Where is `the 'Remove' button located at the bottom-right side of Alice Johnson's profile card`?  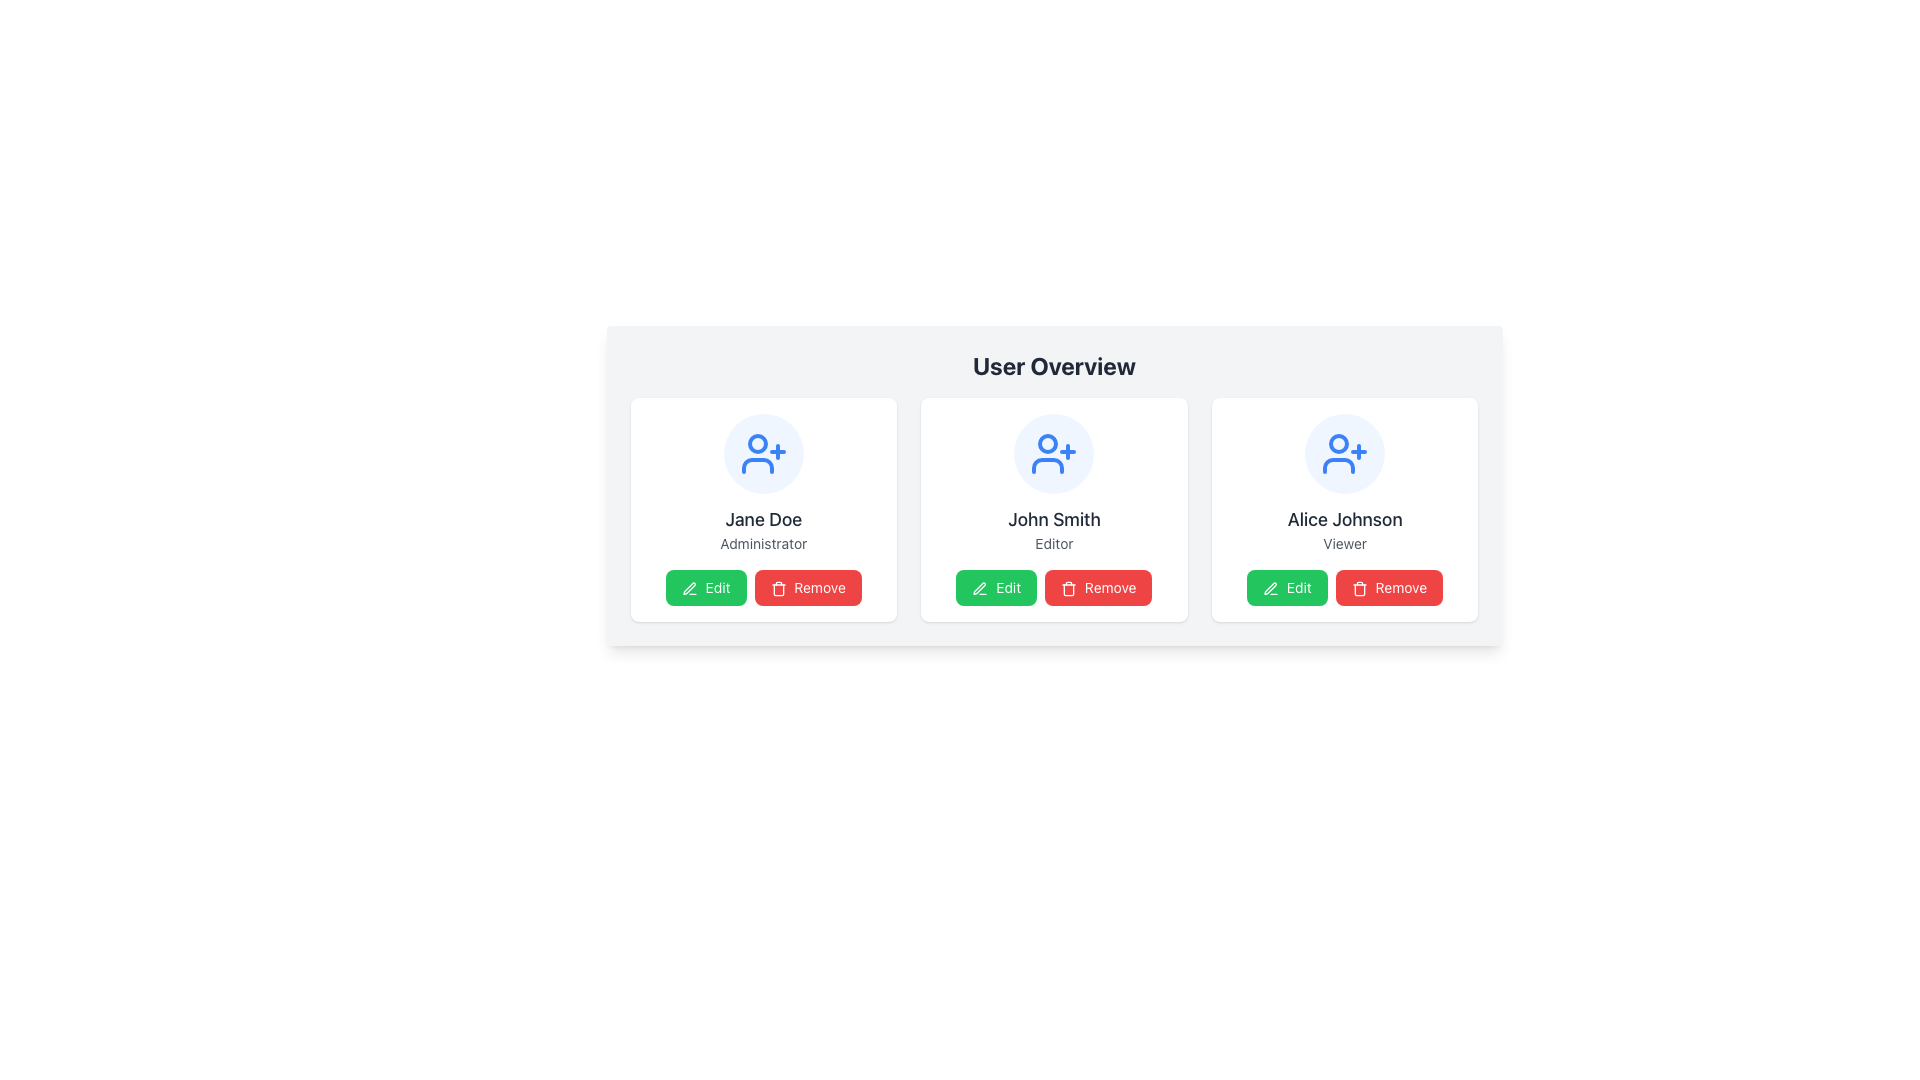
the 'Remove' button located at the bottom-right side of Alice Johnson's profile card is located at coordinates (1388, 586).